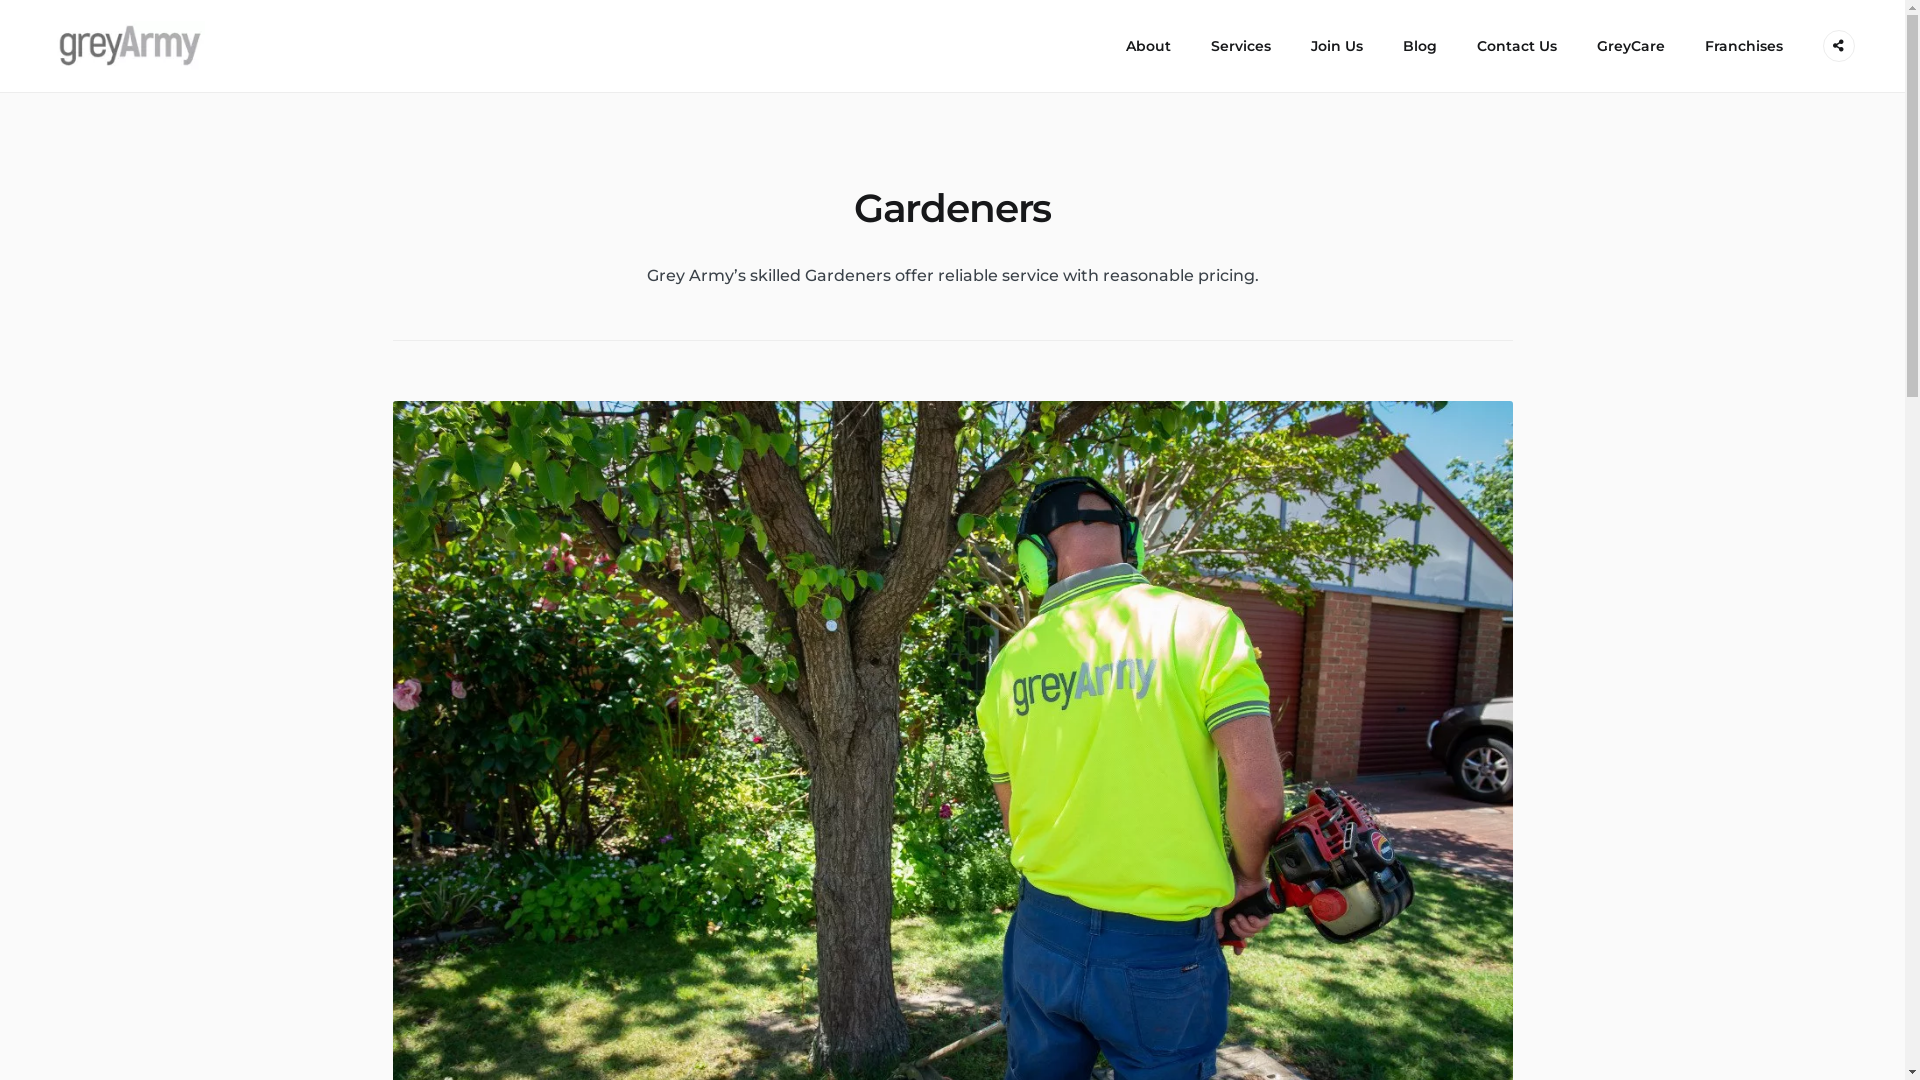 This screenshot has width=1920, height=1080. What do you see at coordinates (1148, 45) in the screenshot?
I see `'About'` at bounding box center [1148, 45].